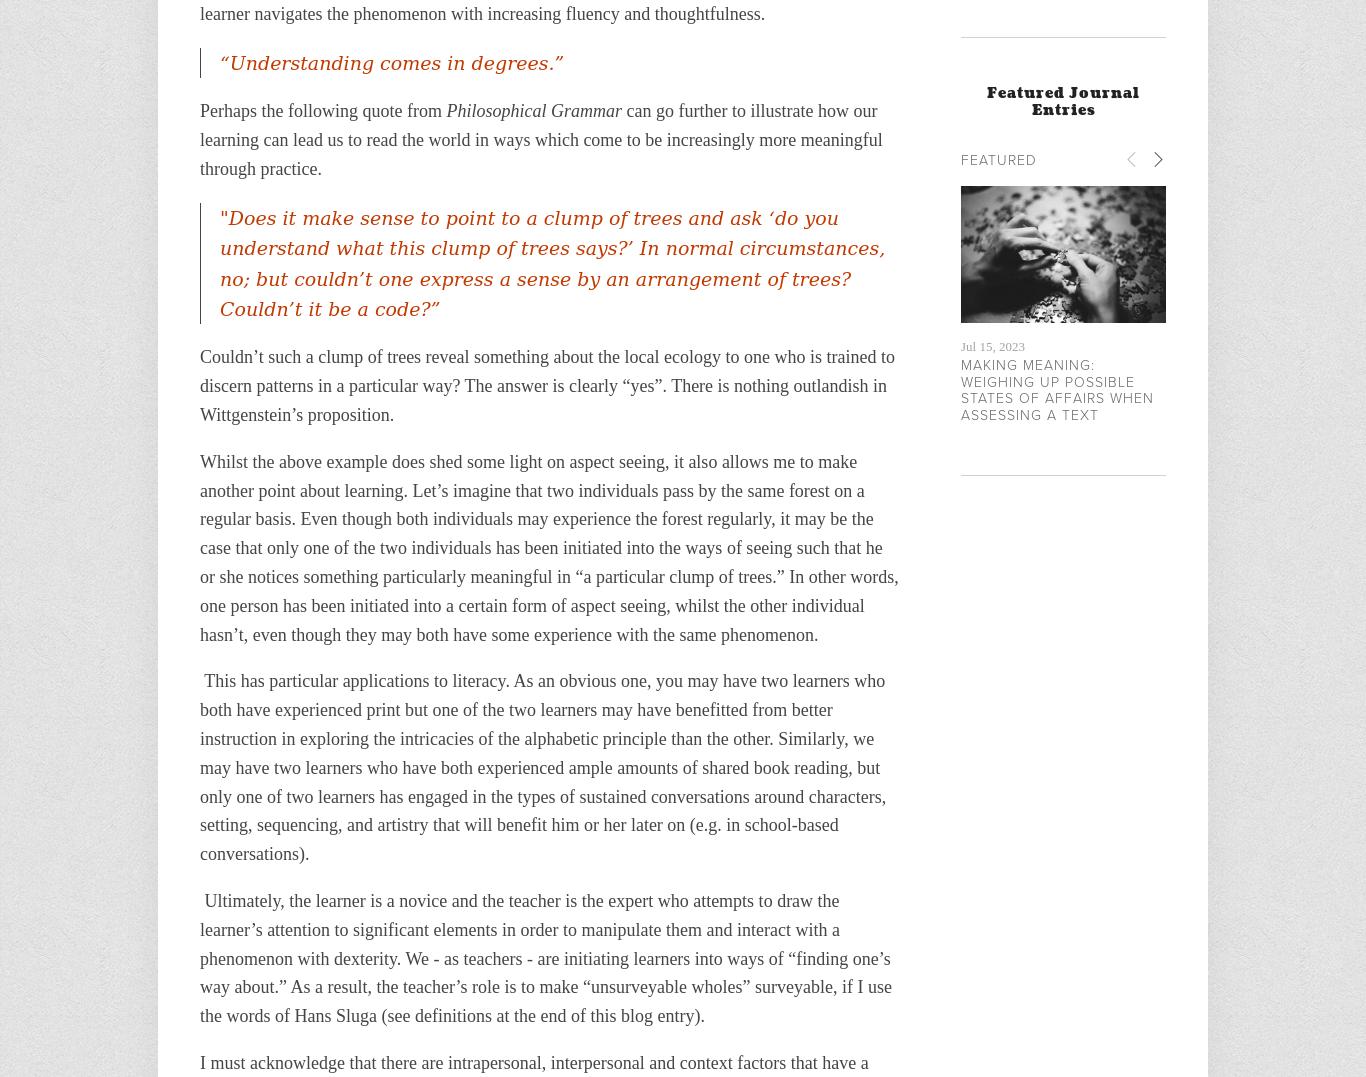  I want to click on 'Making meaning: weighing up possible states of affairs when assessing a text', so click(1056, 389).